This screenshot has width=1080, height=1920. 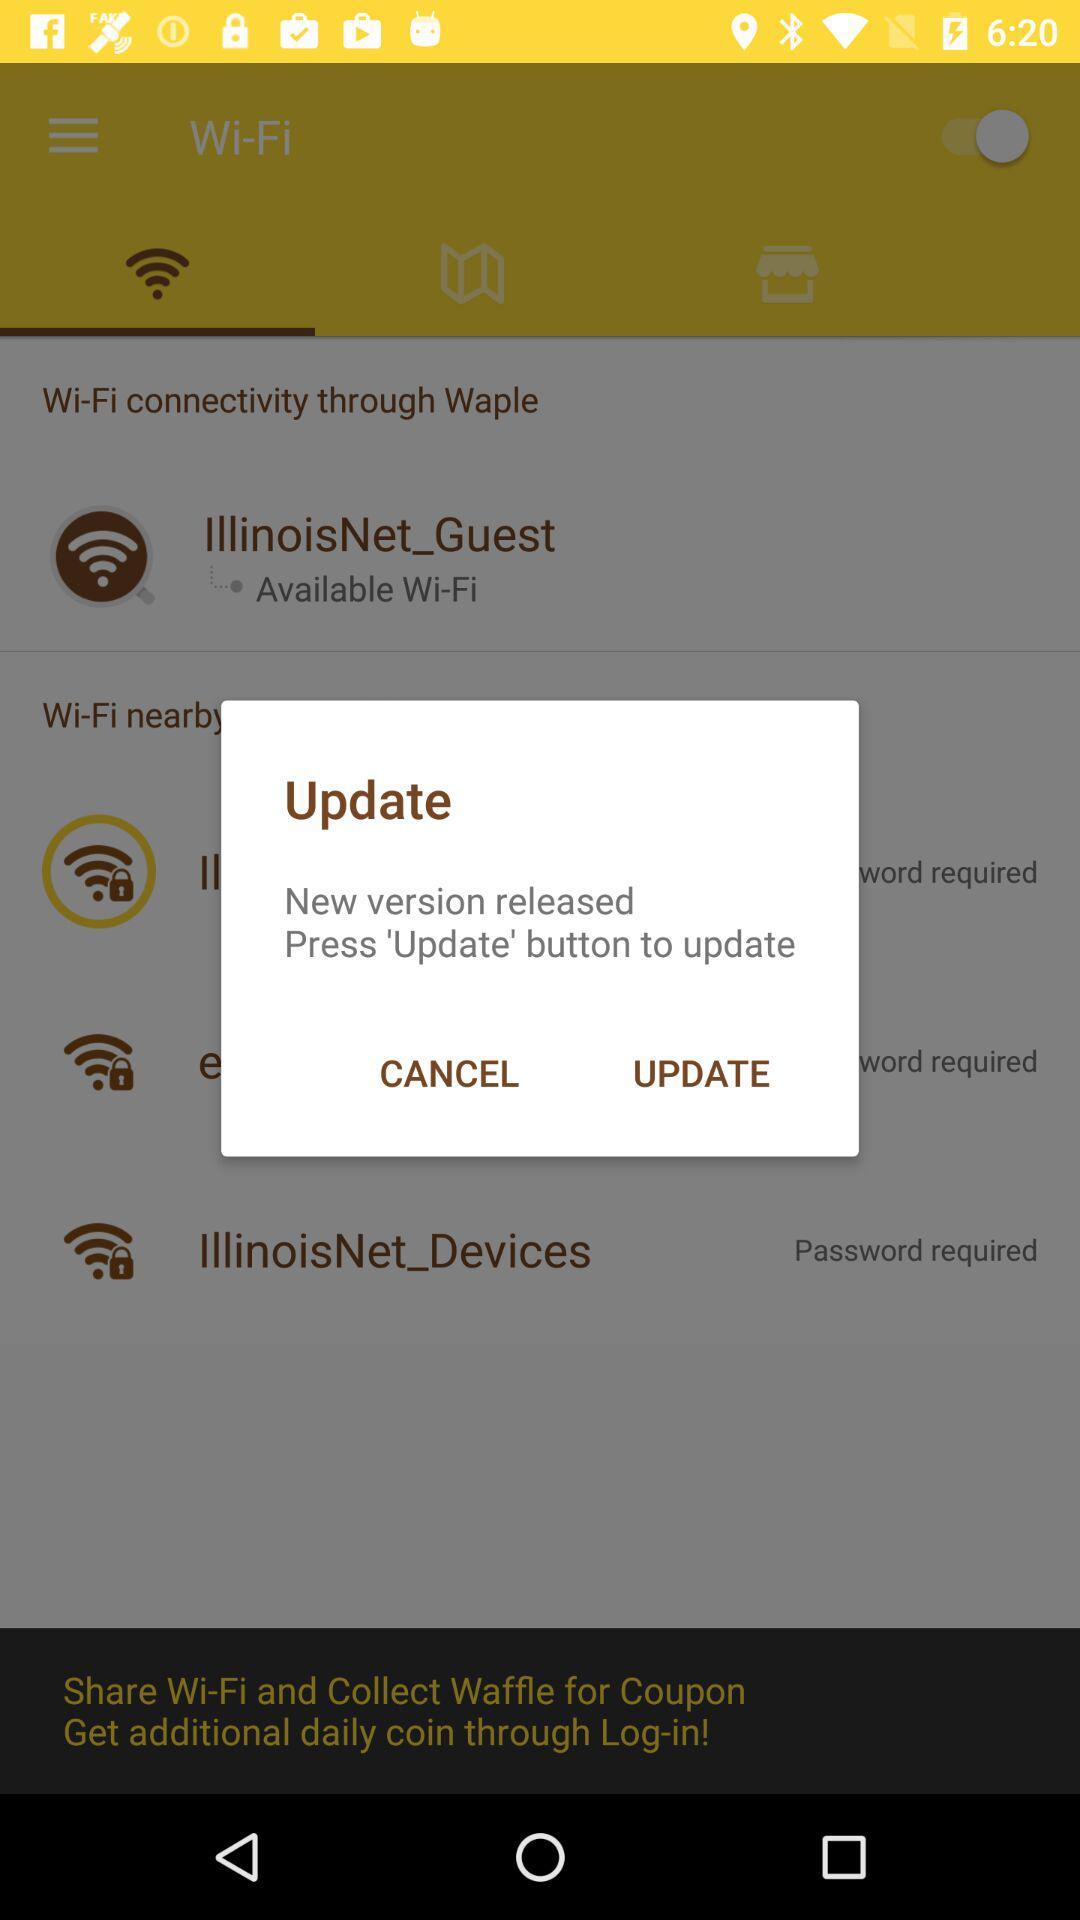 What do you see at coordinates (448, 1071) in the screenshot?
I see `cancel` at bounding box center [448, 1071].